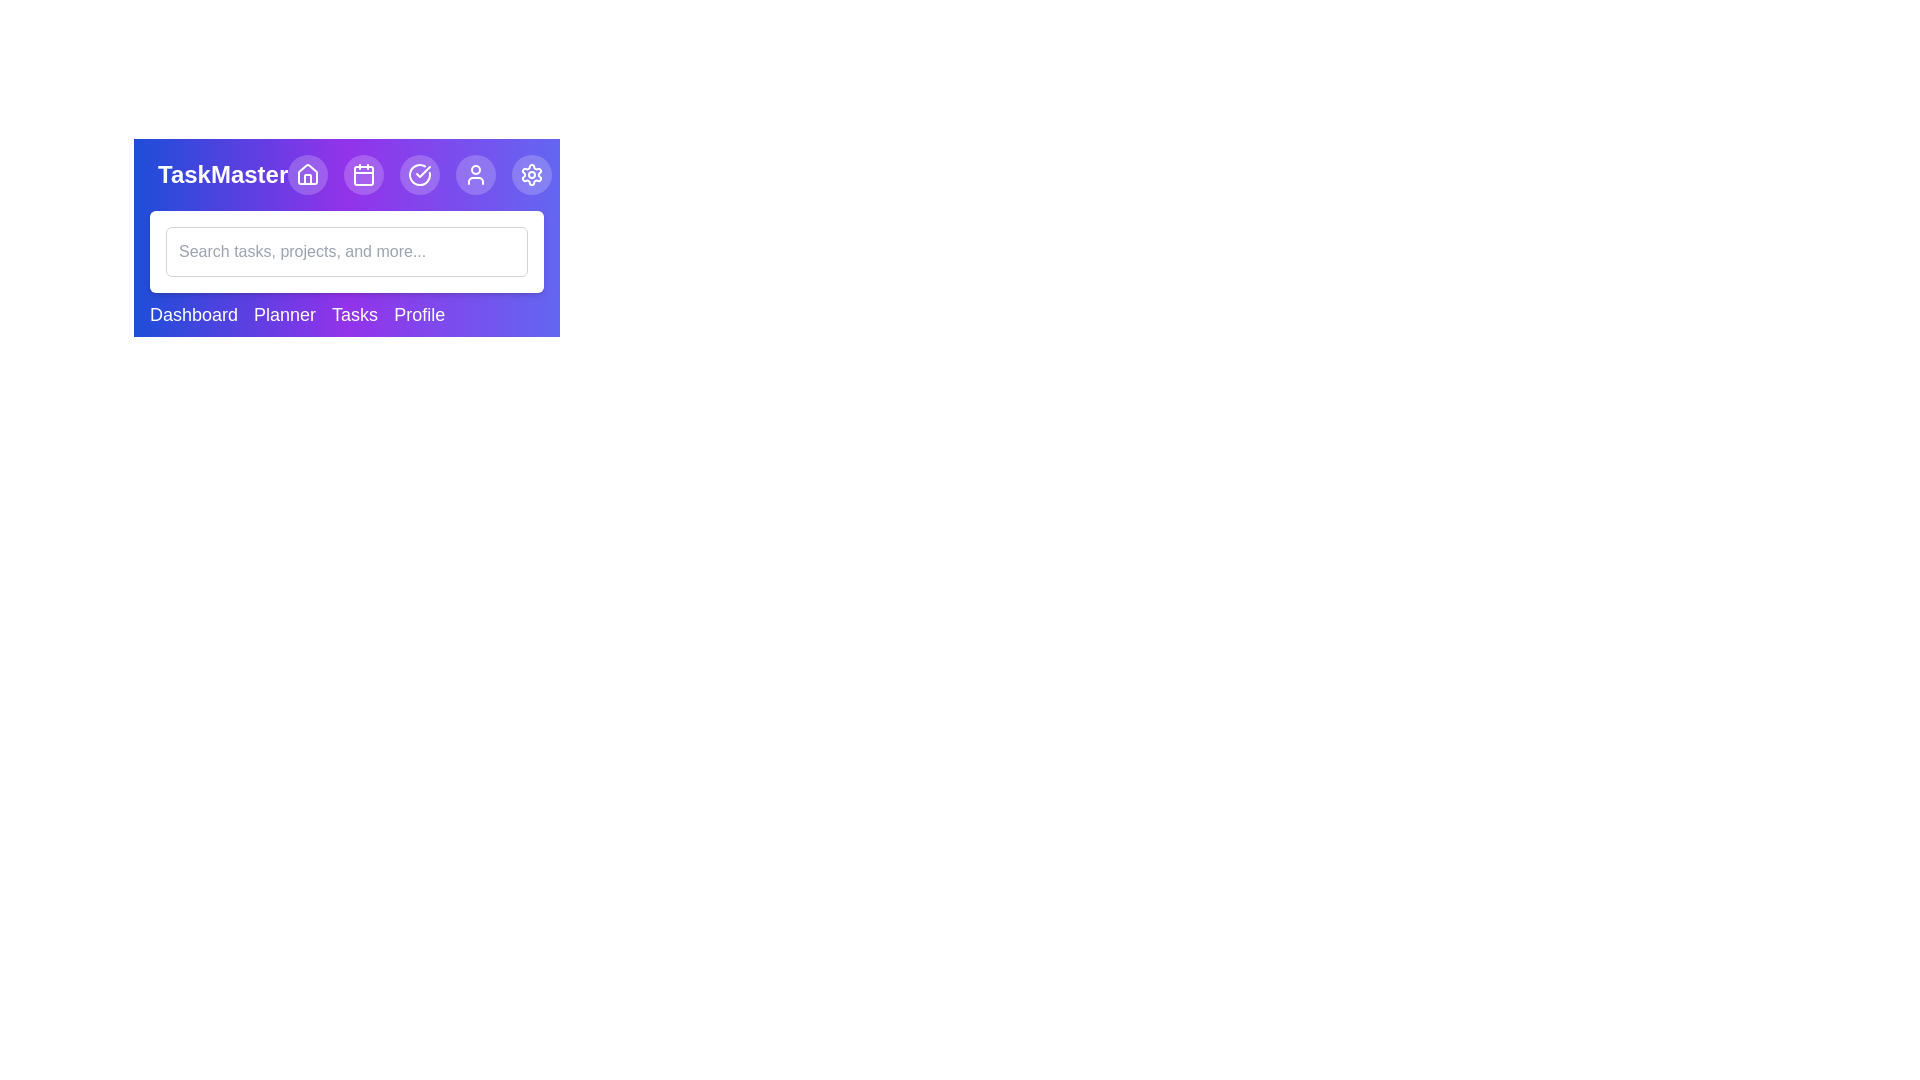 The image size is (1920, 1080). What do you see at coordinates (355, 315) in the screenshot?
I see `the menu item Tasks` at bounding box center [355, 315].